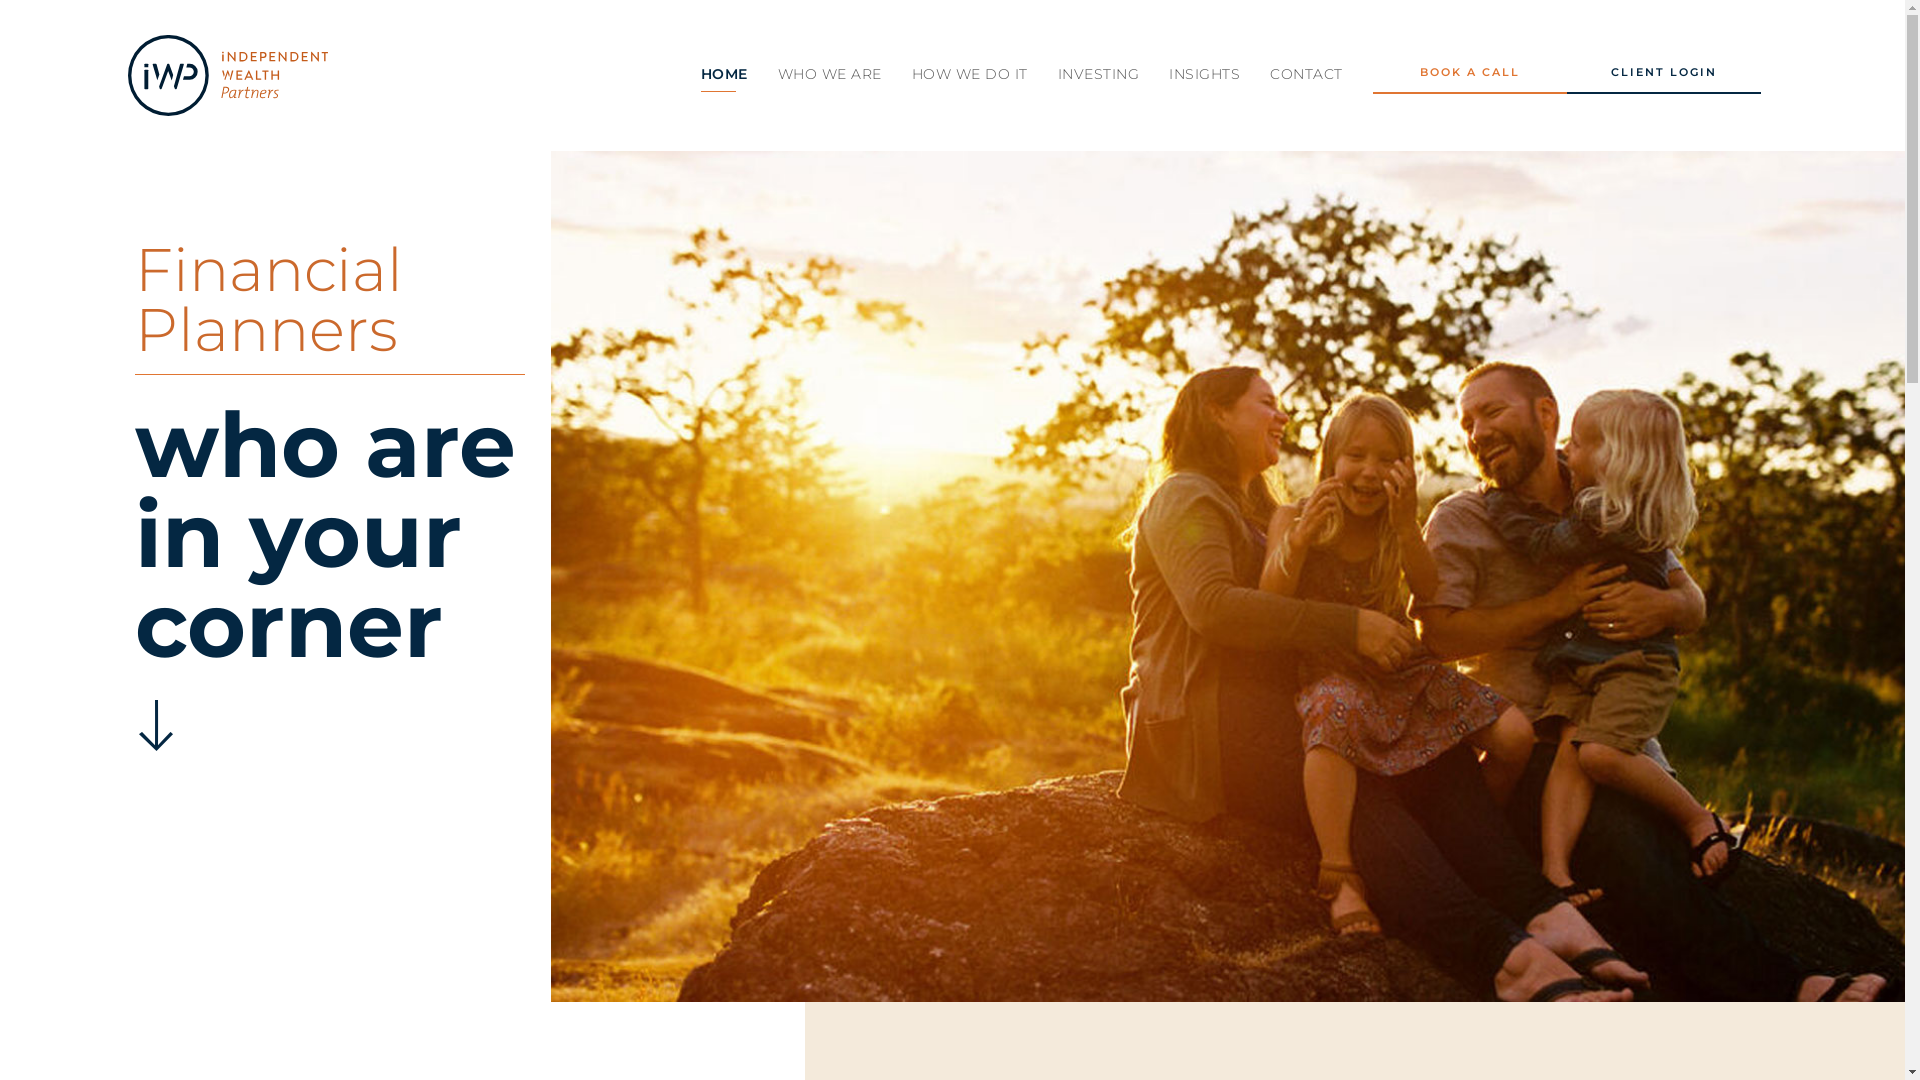 The height and width of the screenshot is (1080, 1920). Describe the element at coordinates (1306, 72) in the screenshot. I see `'CONTACT'` at that location.